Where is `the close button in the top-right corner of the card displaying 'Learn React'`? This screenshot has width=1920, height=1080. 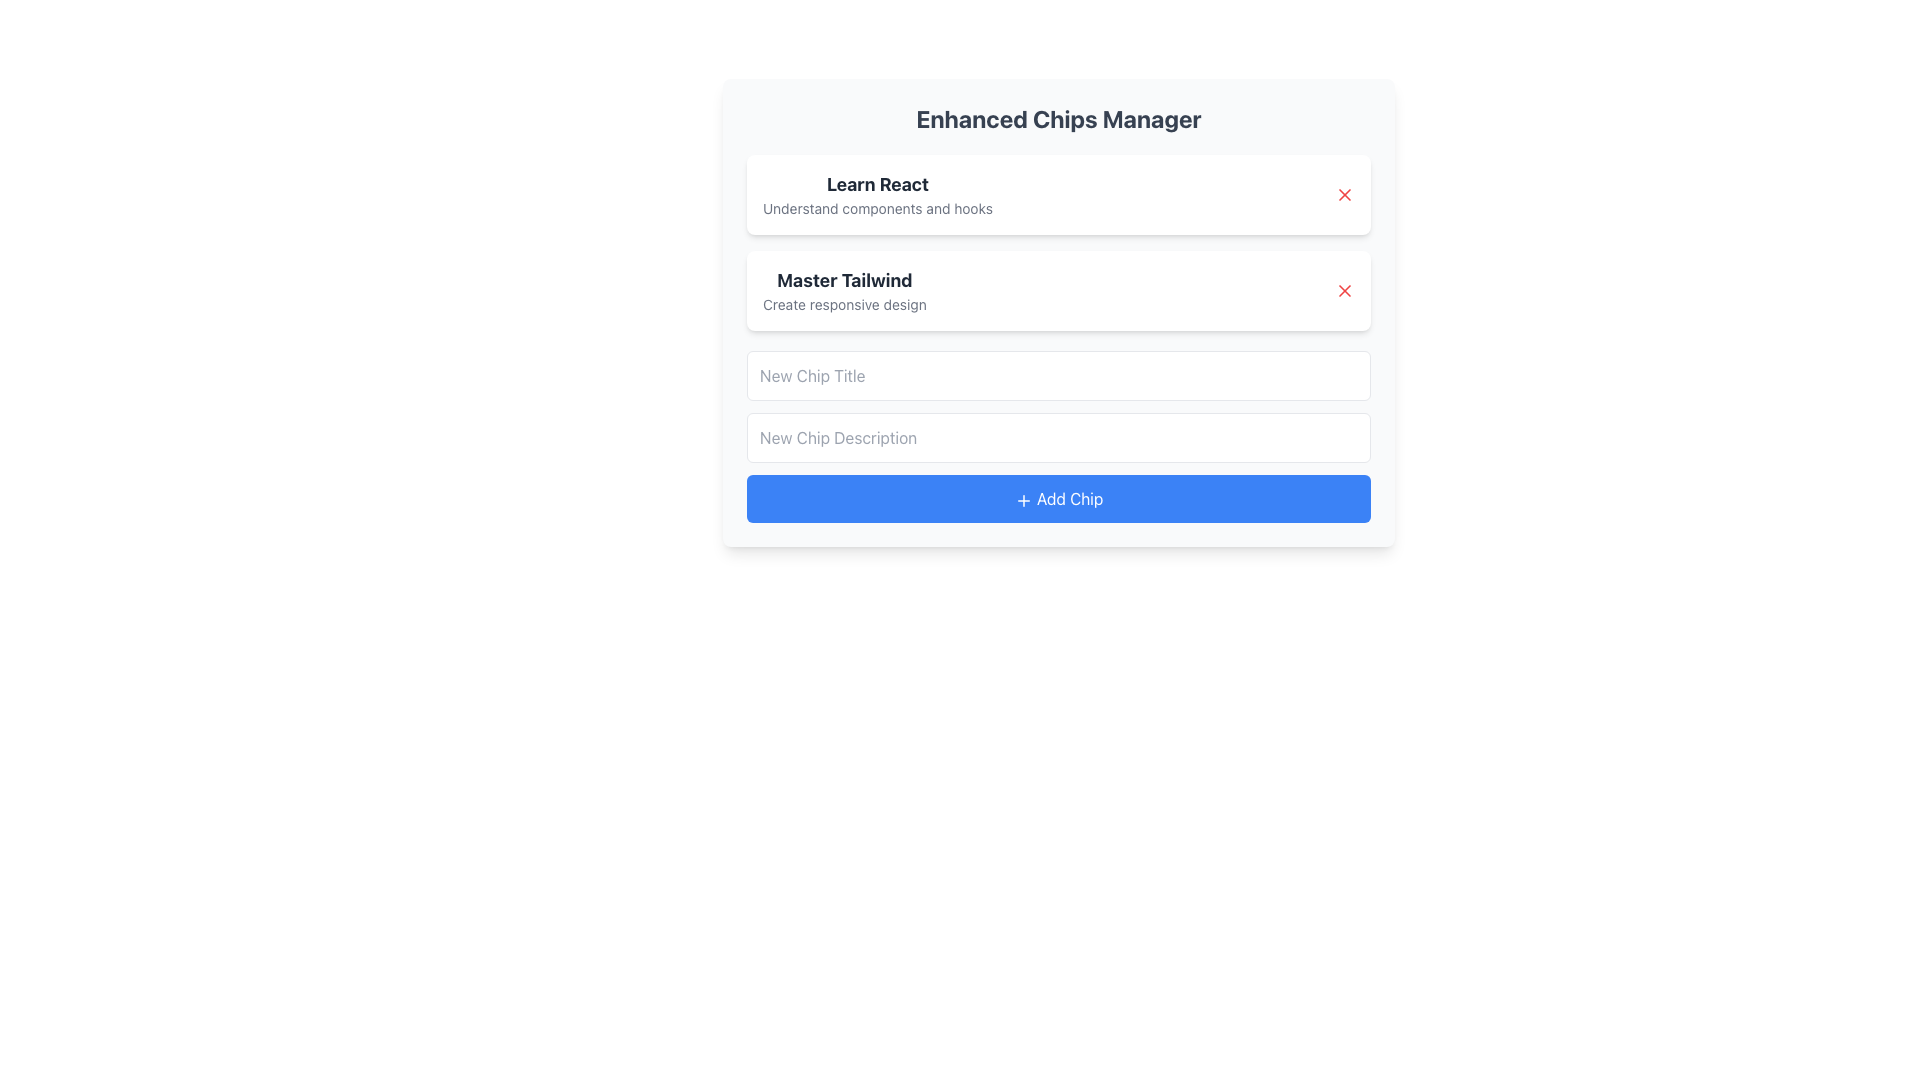
the close button in the top-right corner of the card displaying 'Learn React' is located at coordinates (1344, 195).